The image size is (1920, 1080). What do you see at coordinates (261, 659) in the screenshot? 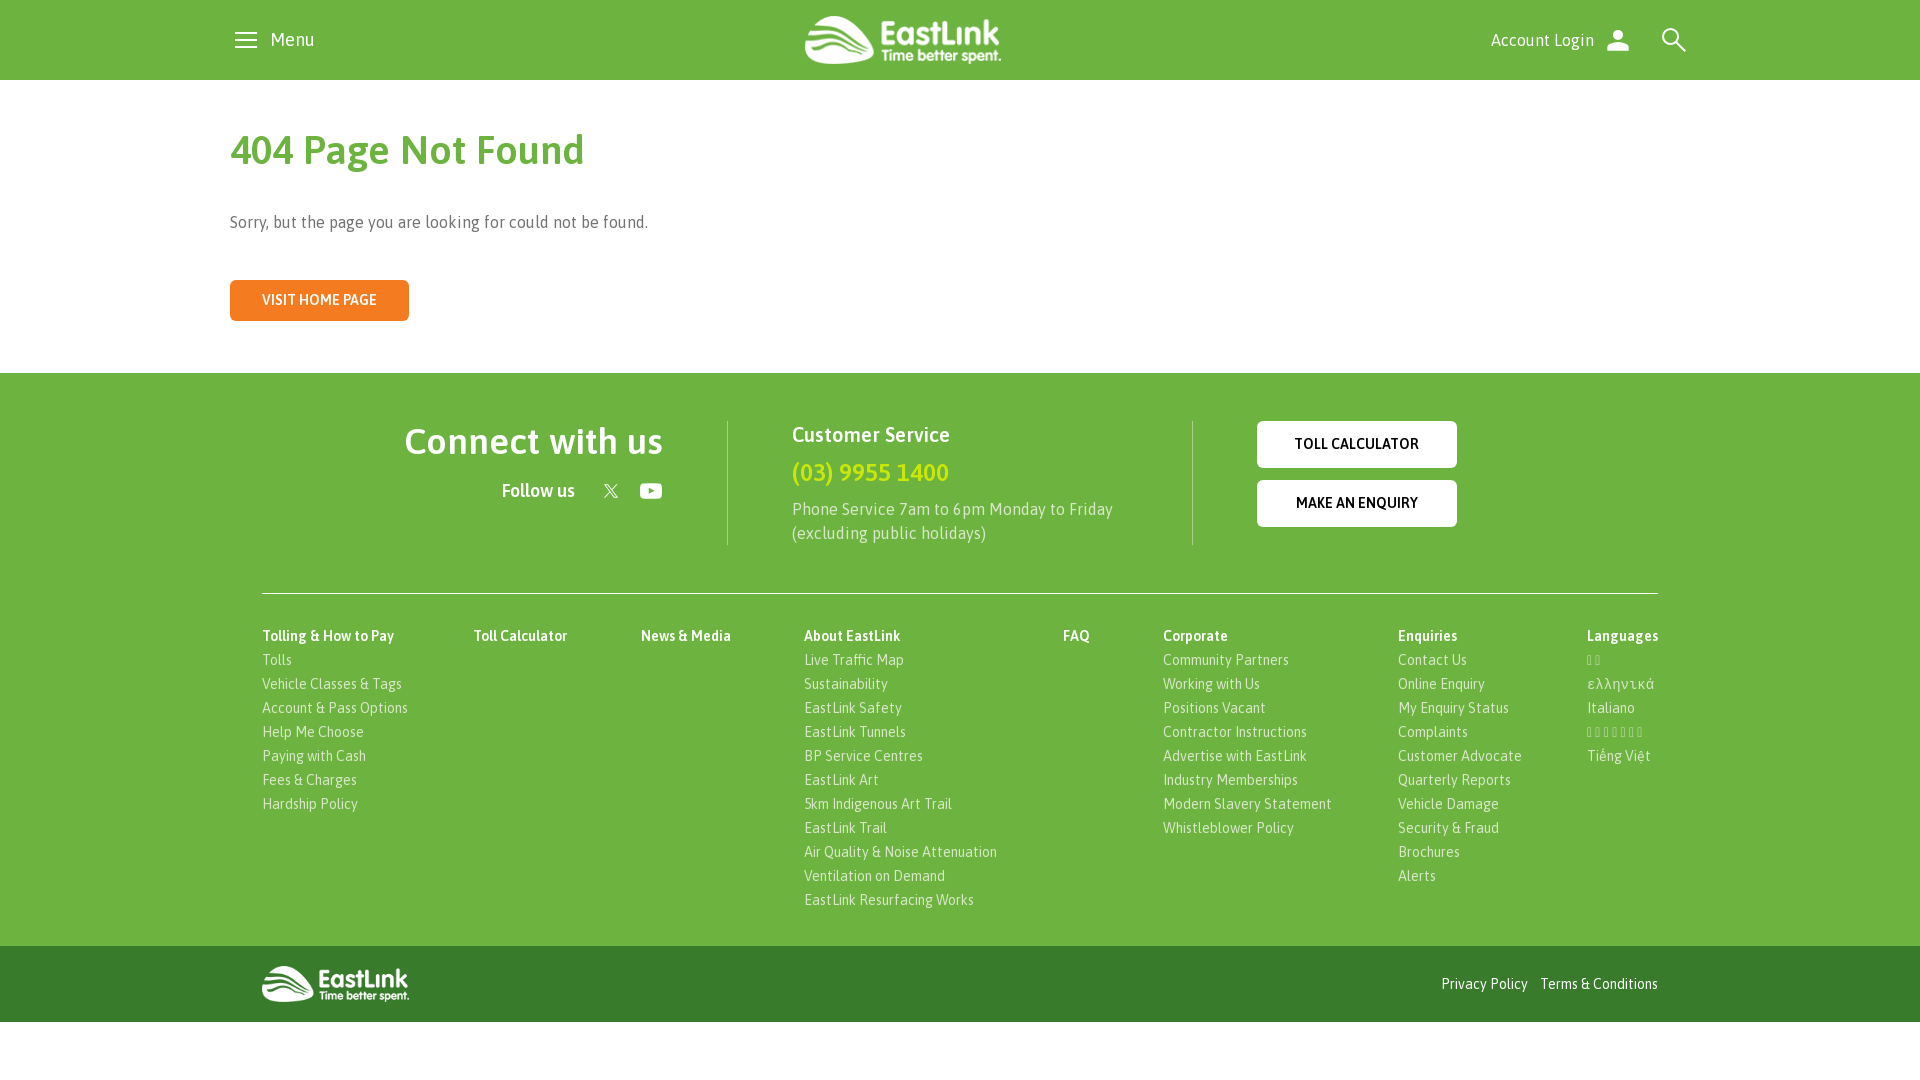
I see `'Tolls'` at bounding box center [261, 659].